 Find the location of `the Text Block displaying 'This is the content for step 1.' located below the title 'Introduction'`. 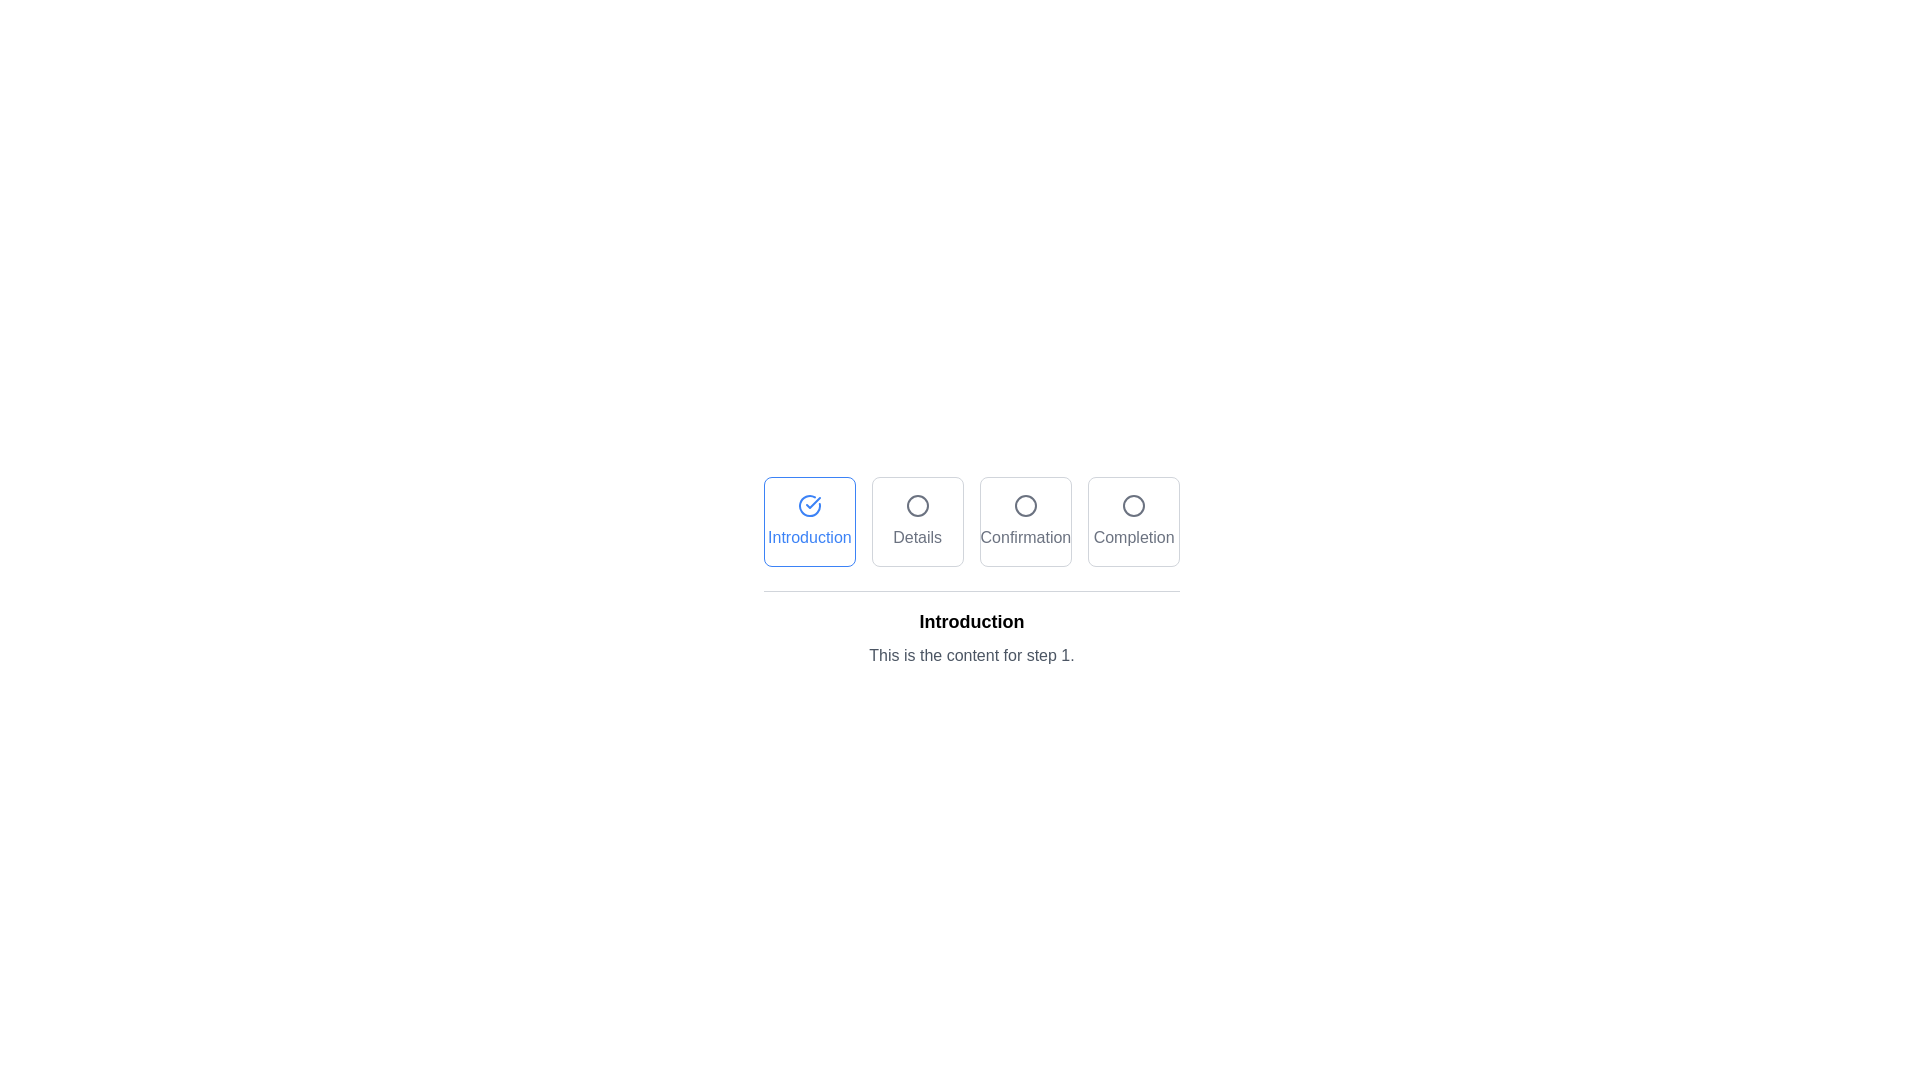

the Text Block displaying 'This is the content for step 1.' located below the title 'Introduction' is located at coordinates (971, 655).